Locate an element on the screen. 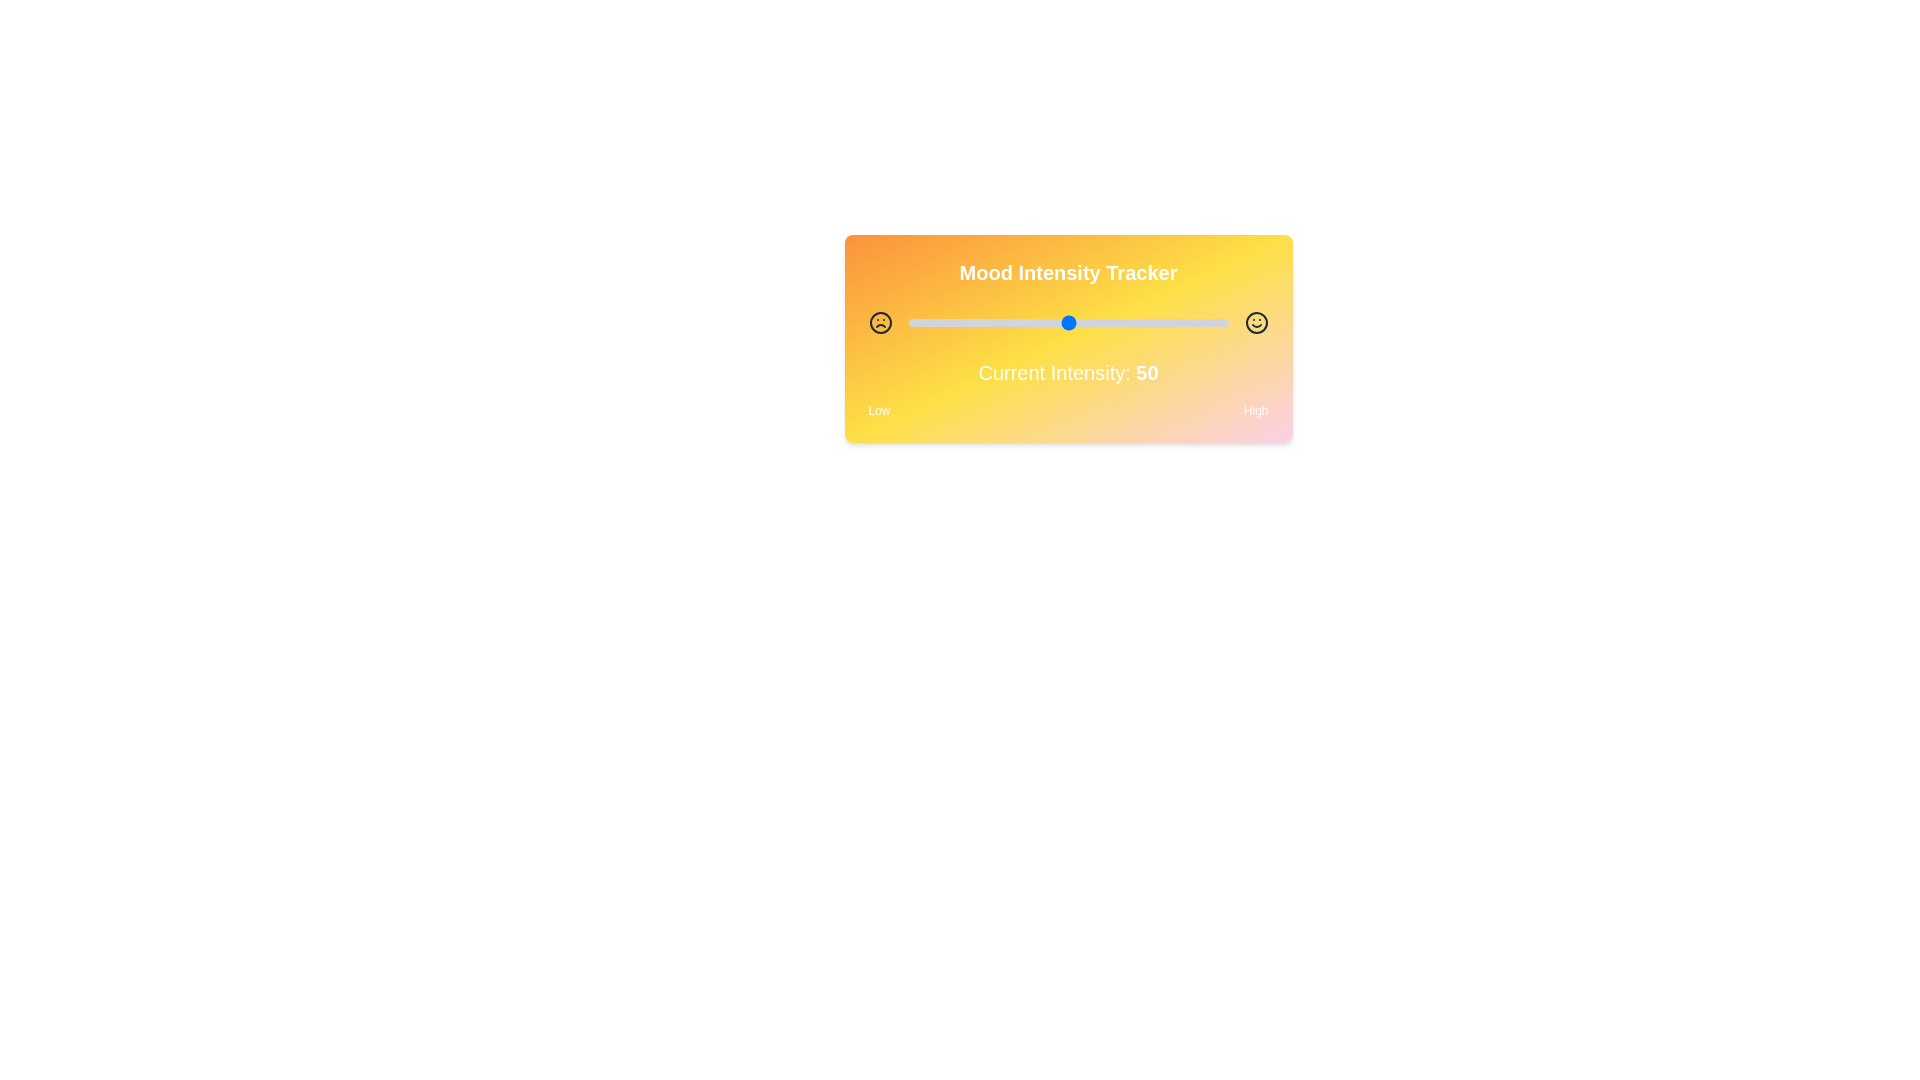 This screenshot has width=1920, height=1080. the slider to set the intensity to 33 is located at coordinates (1014, 322).